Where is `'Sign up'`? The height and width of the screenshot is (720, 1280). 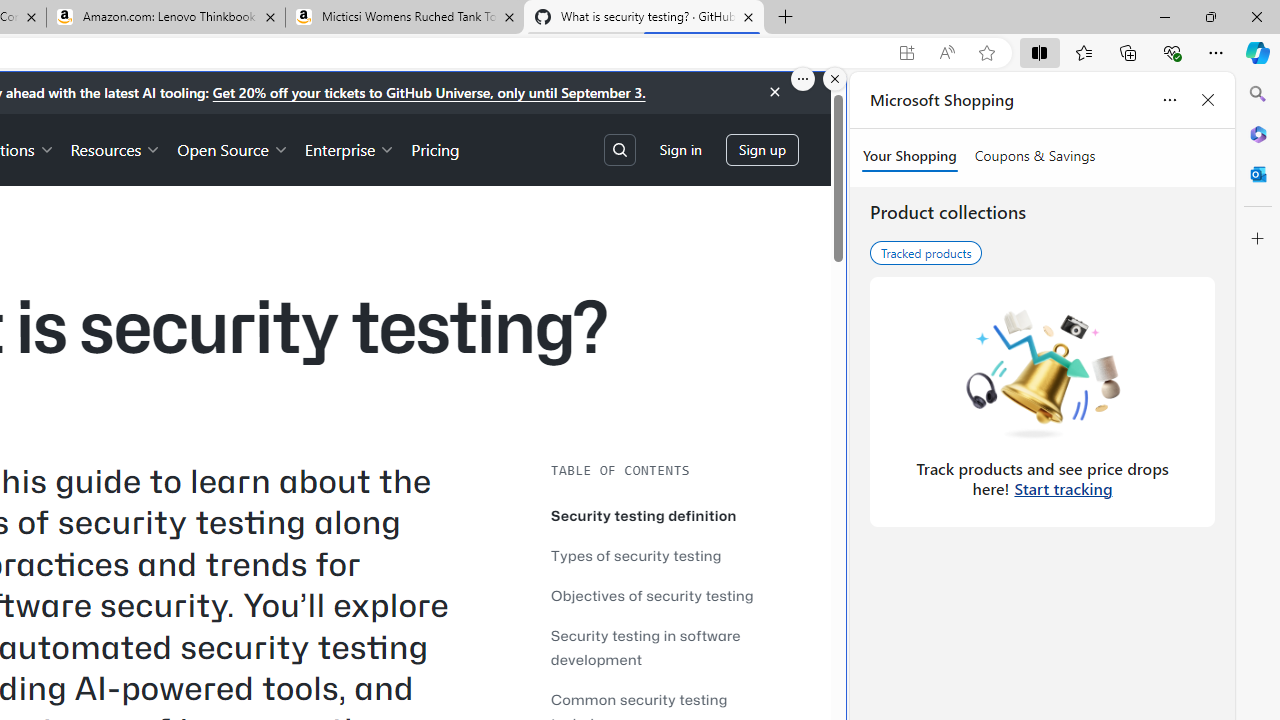
'Sign up' is located at coordinates (761, 148).